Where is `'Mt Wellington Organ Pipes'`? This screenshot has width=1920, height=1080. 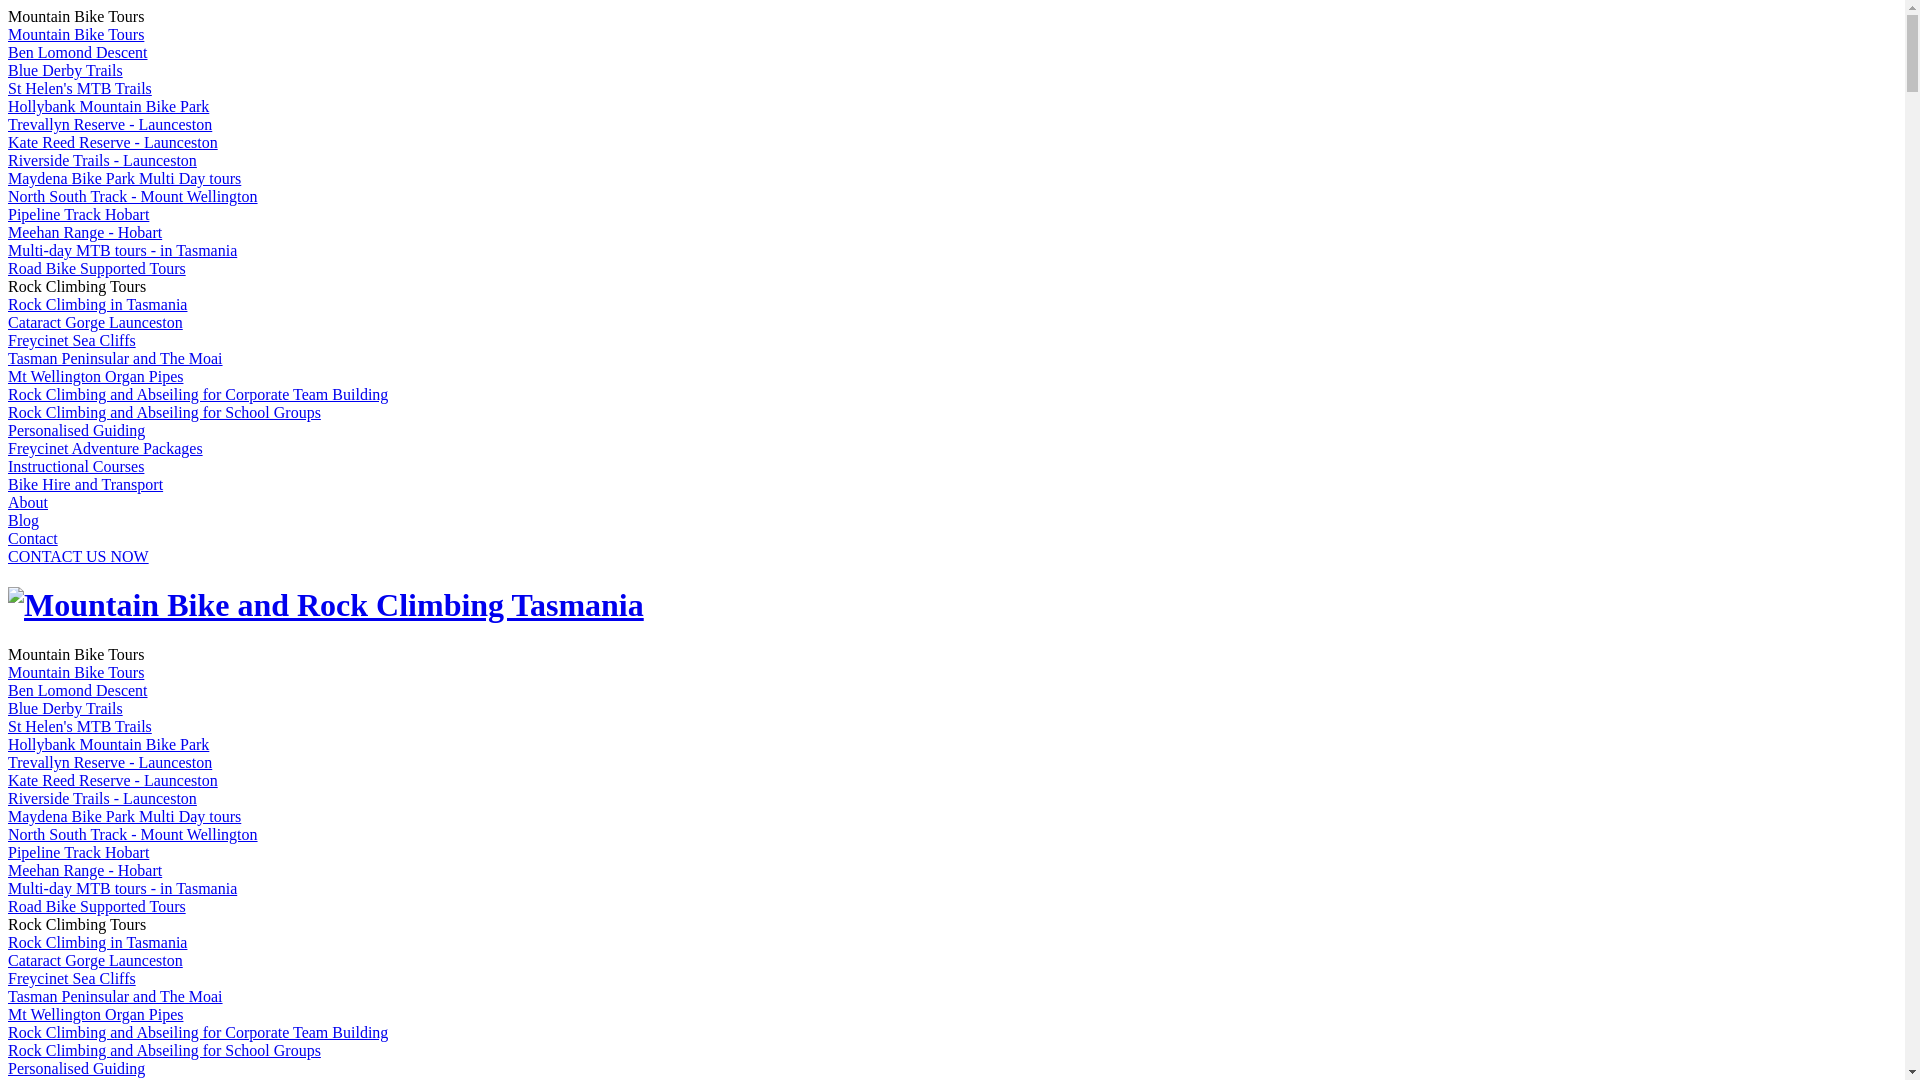
'Mt Wellington Organ Pipes' is located at coordinates (94, 1014).